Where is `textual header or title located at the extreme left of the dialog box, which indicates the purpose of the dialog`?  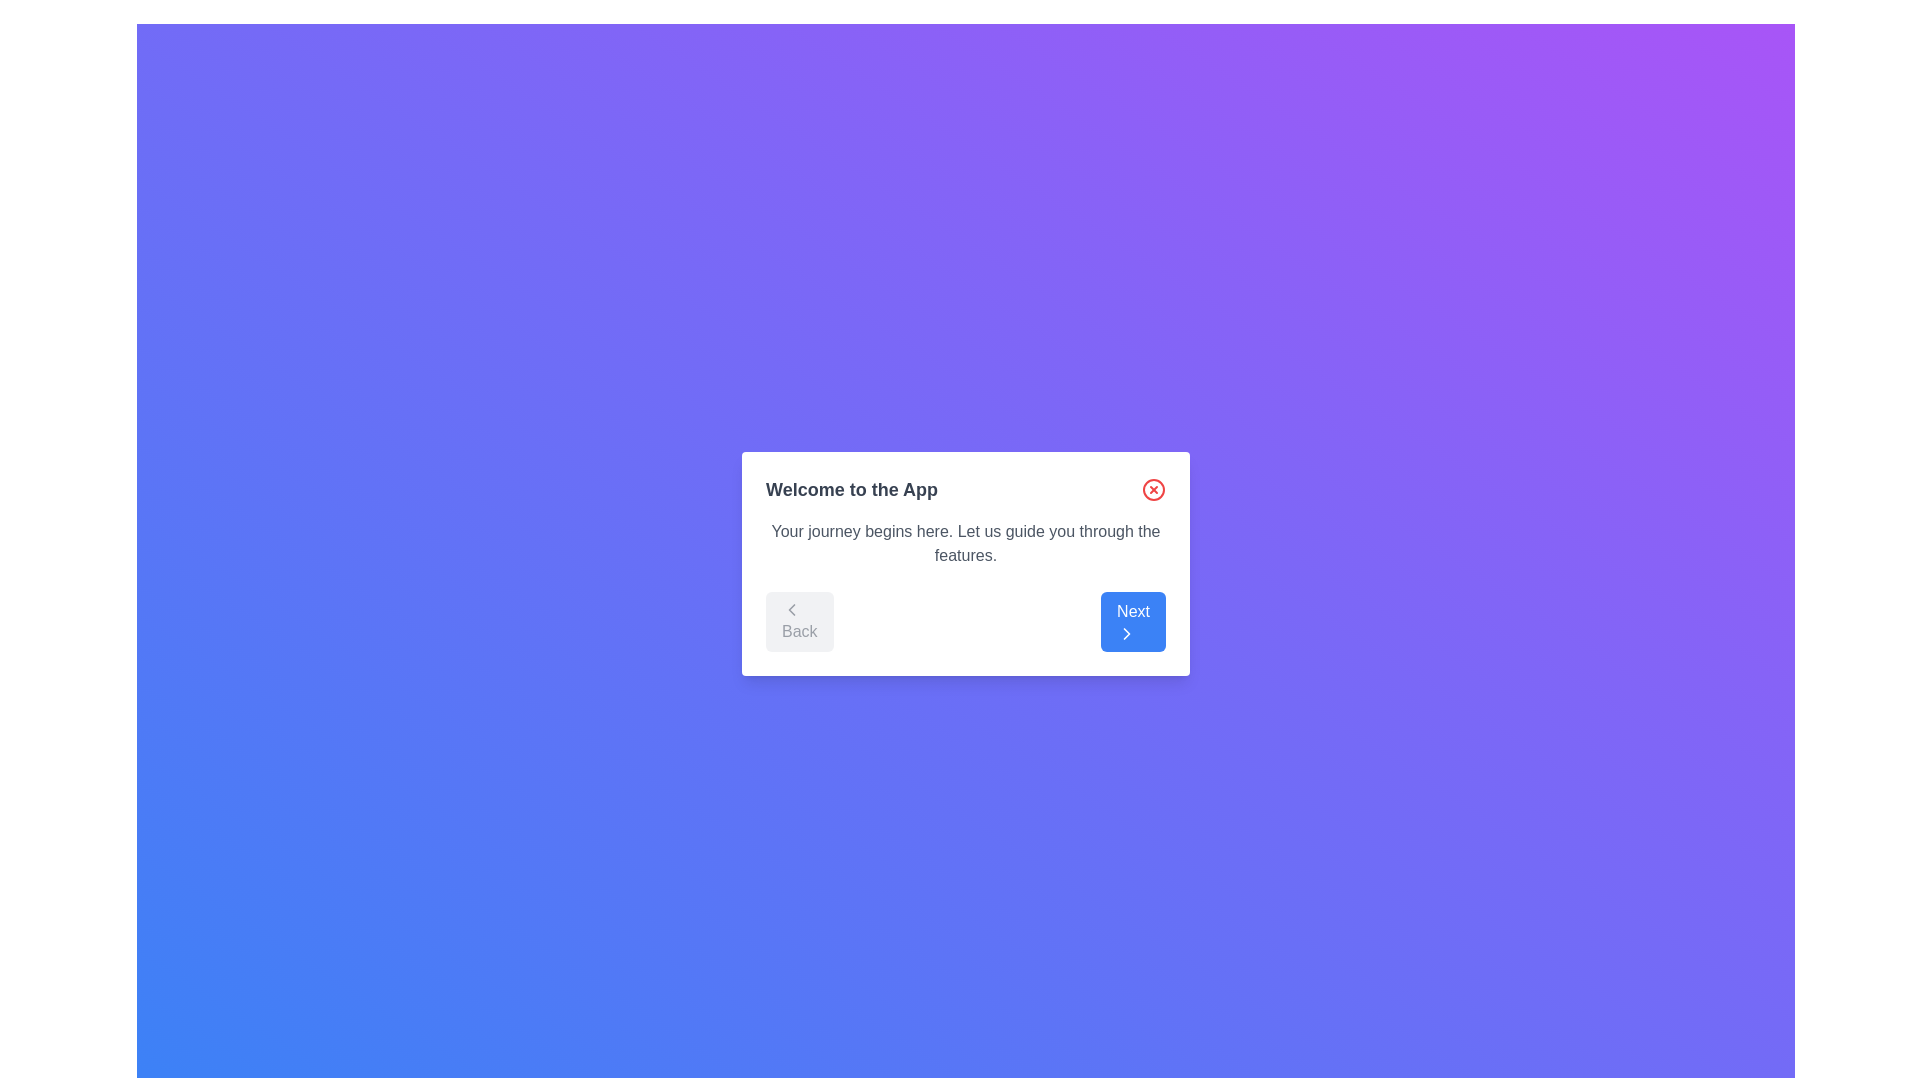
textual header or title located at the extreme left of the dialog box, which indicates the purpose of the dialog is located at coordinates (852, 489).